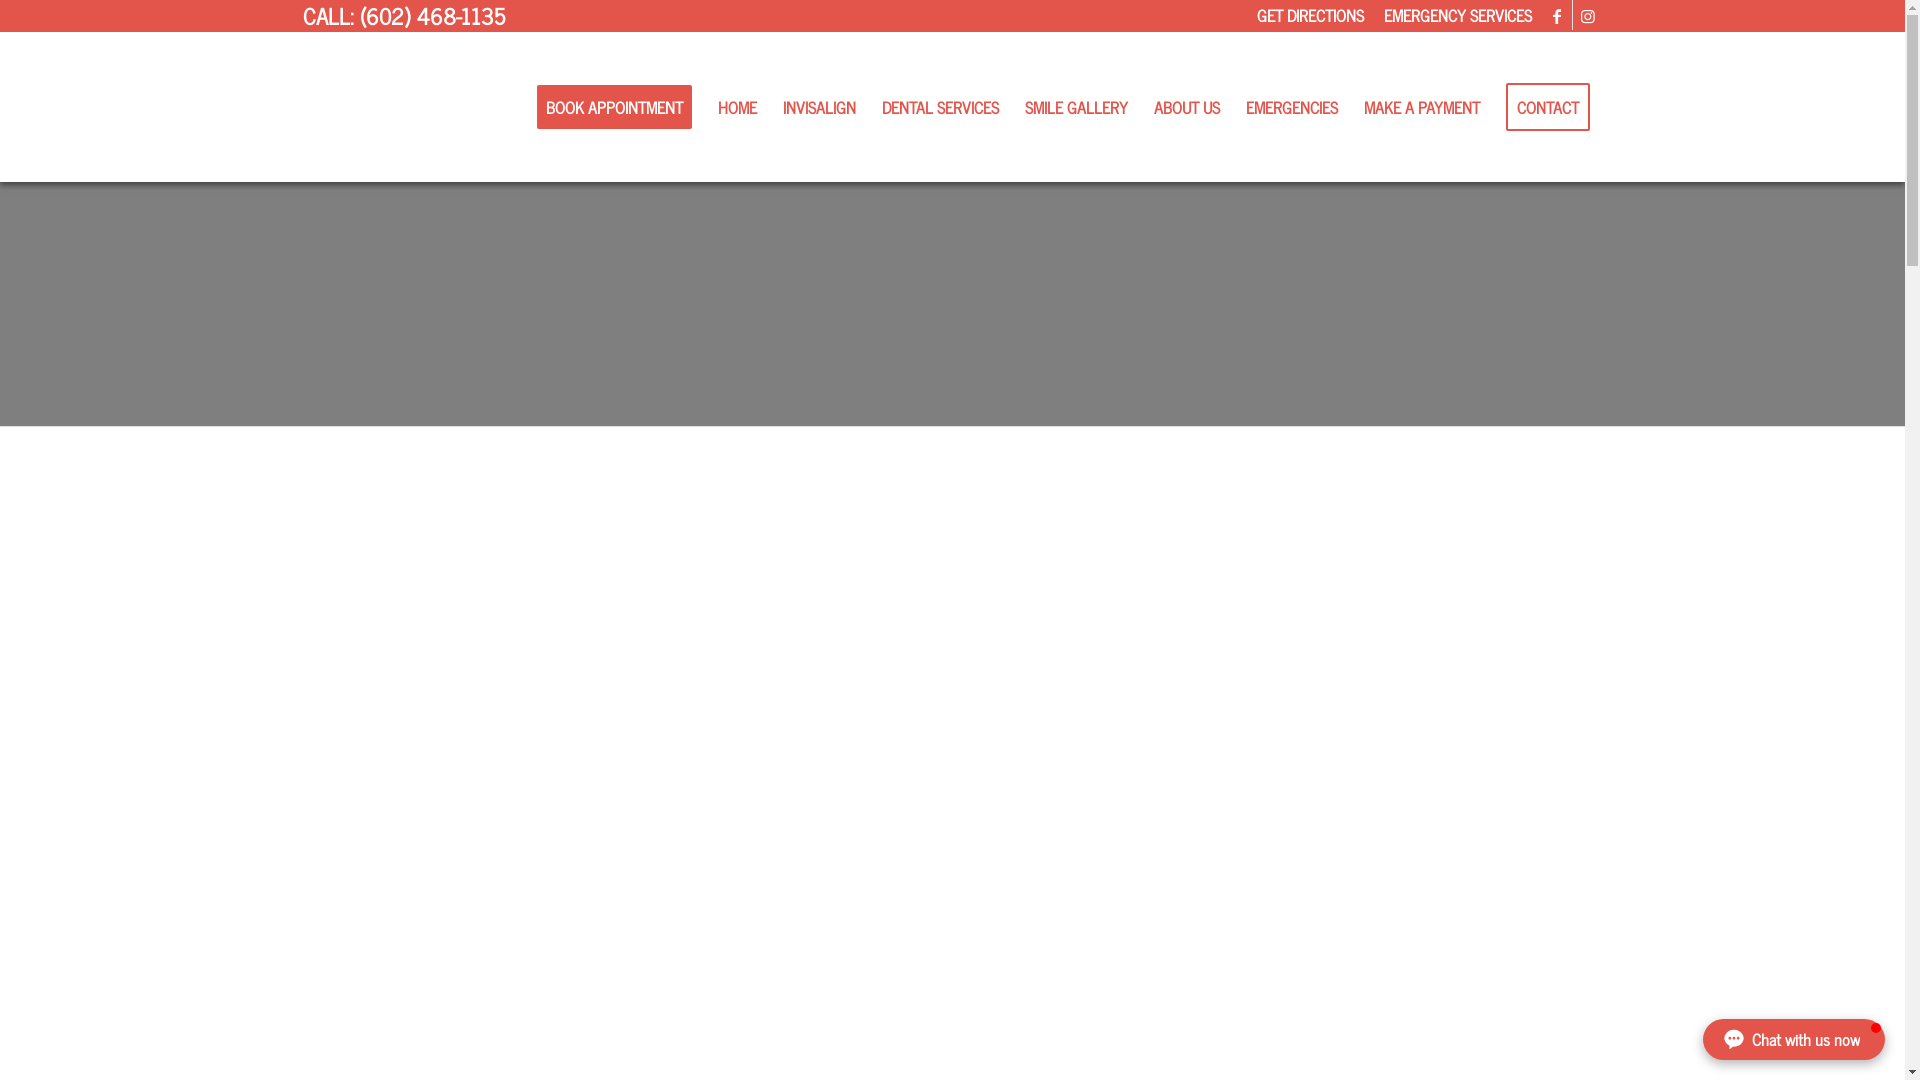 This screenshot has width=1920, height=1080. What do you see at coordinates (1586, 15) in the screenshot?
I see `'Instagram'` at bounding box center [1586, 15].